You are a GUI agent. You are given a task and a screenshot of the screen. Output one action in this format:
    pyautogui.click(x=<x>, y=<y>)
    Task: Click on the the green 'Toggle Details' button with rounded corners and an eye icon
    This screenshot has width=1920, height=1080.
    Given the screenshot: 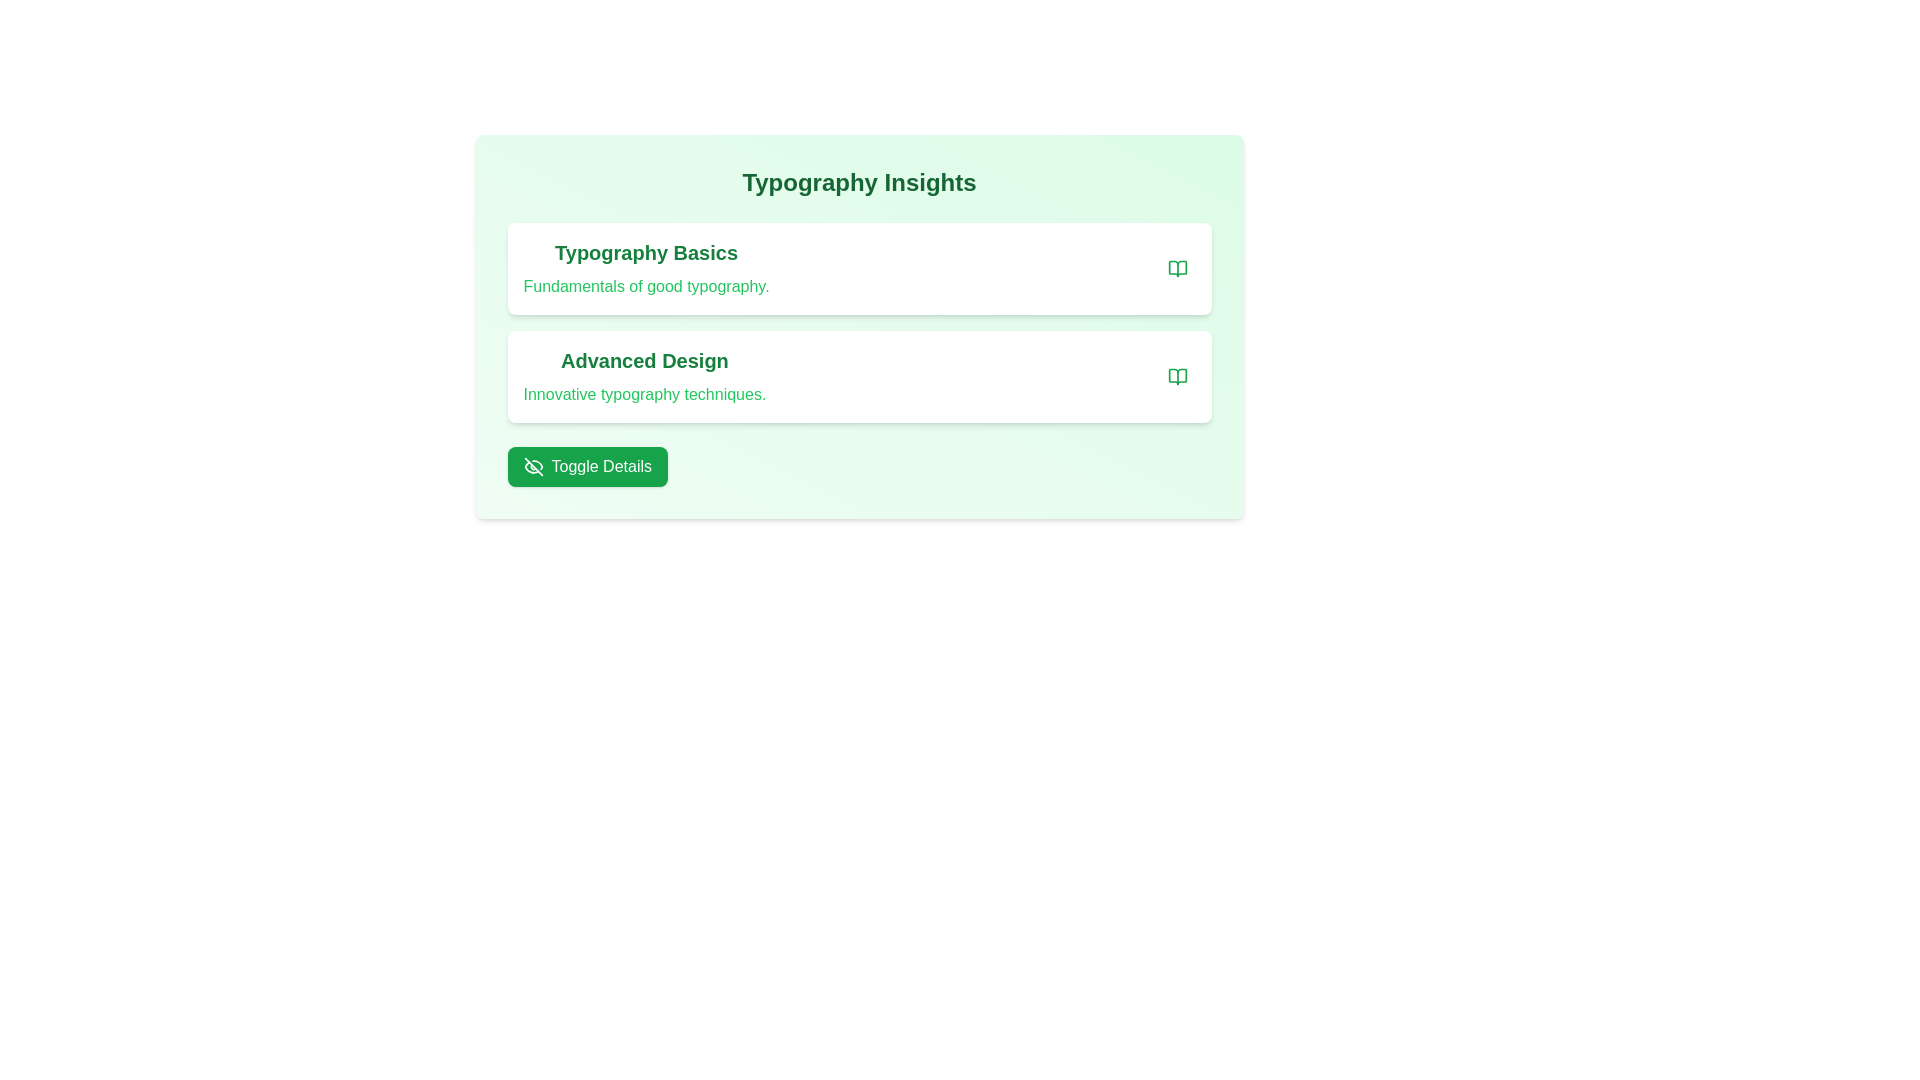 What is the action you would take?
    pyautogui.click(x=586, y=466)
    